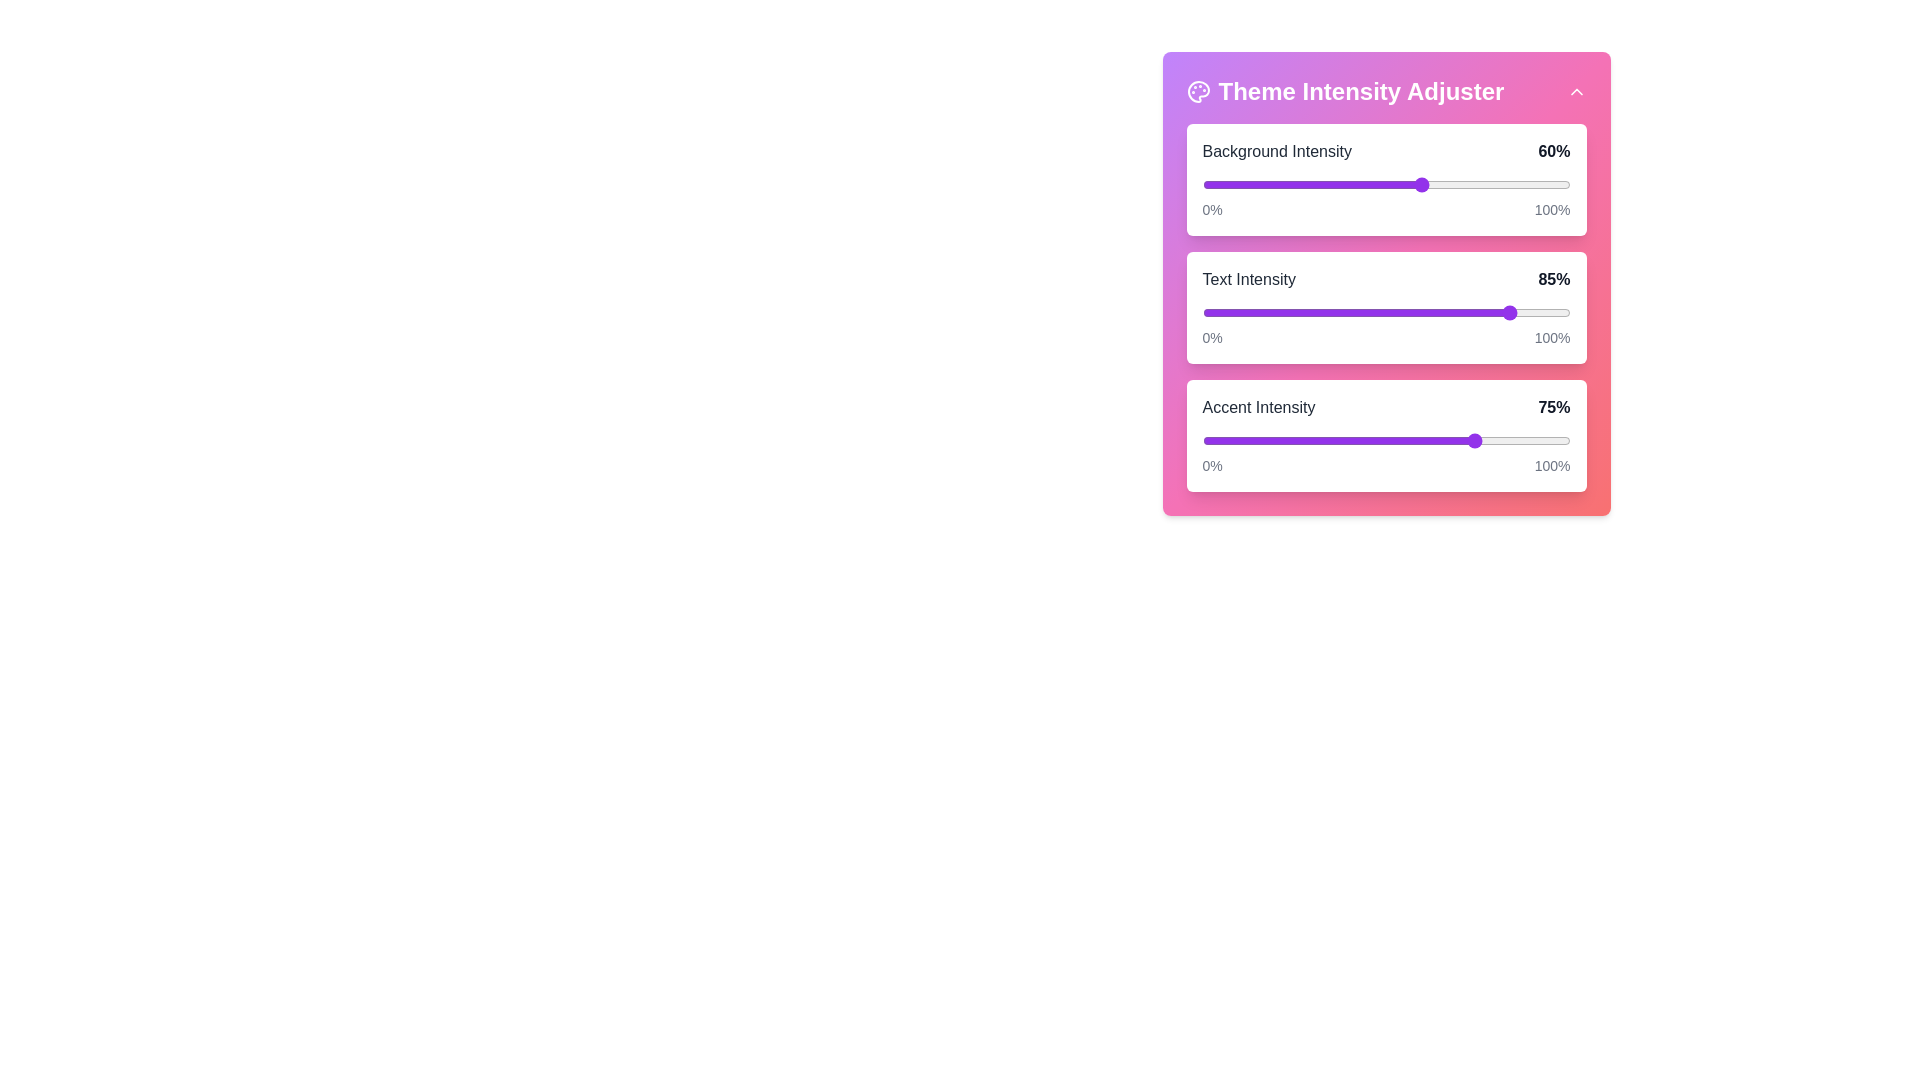 The height and width of the screenshot is (1080, 1920). I want to click on the prominently styled heading text 'Theme Intensity Adjuster' with a palette icon, which is located at the top-left of the settings card, so click(1345, 92).